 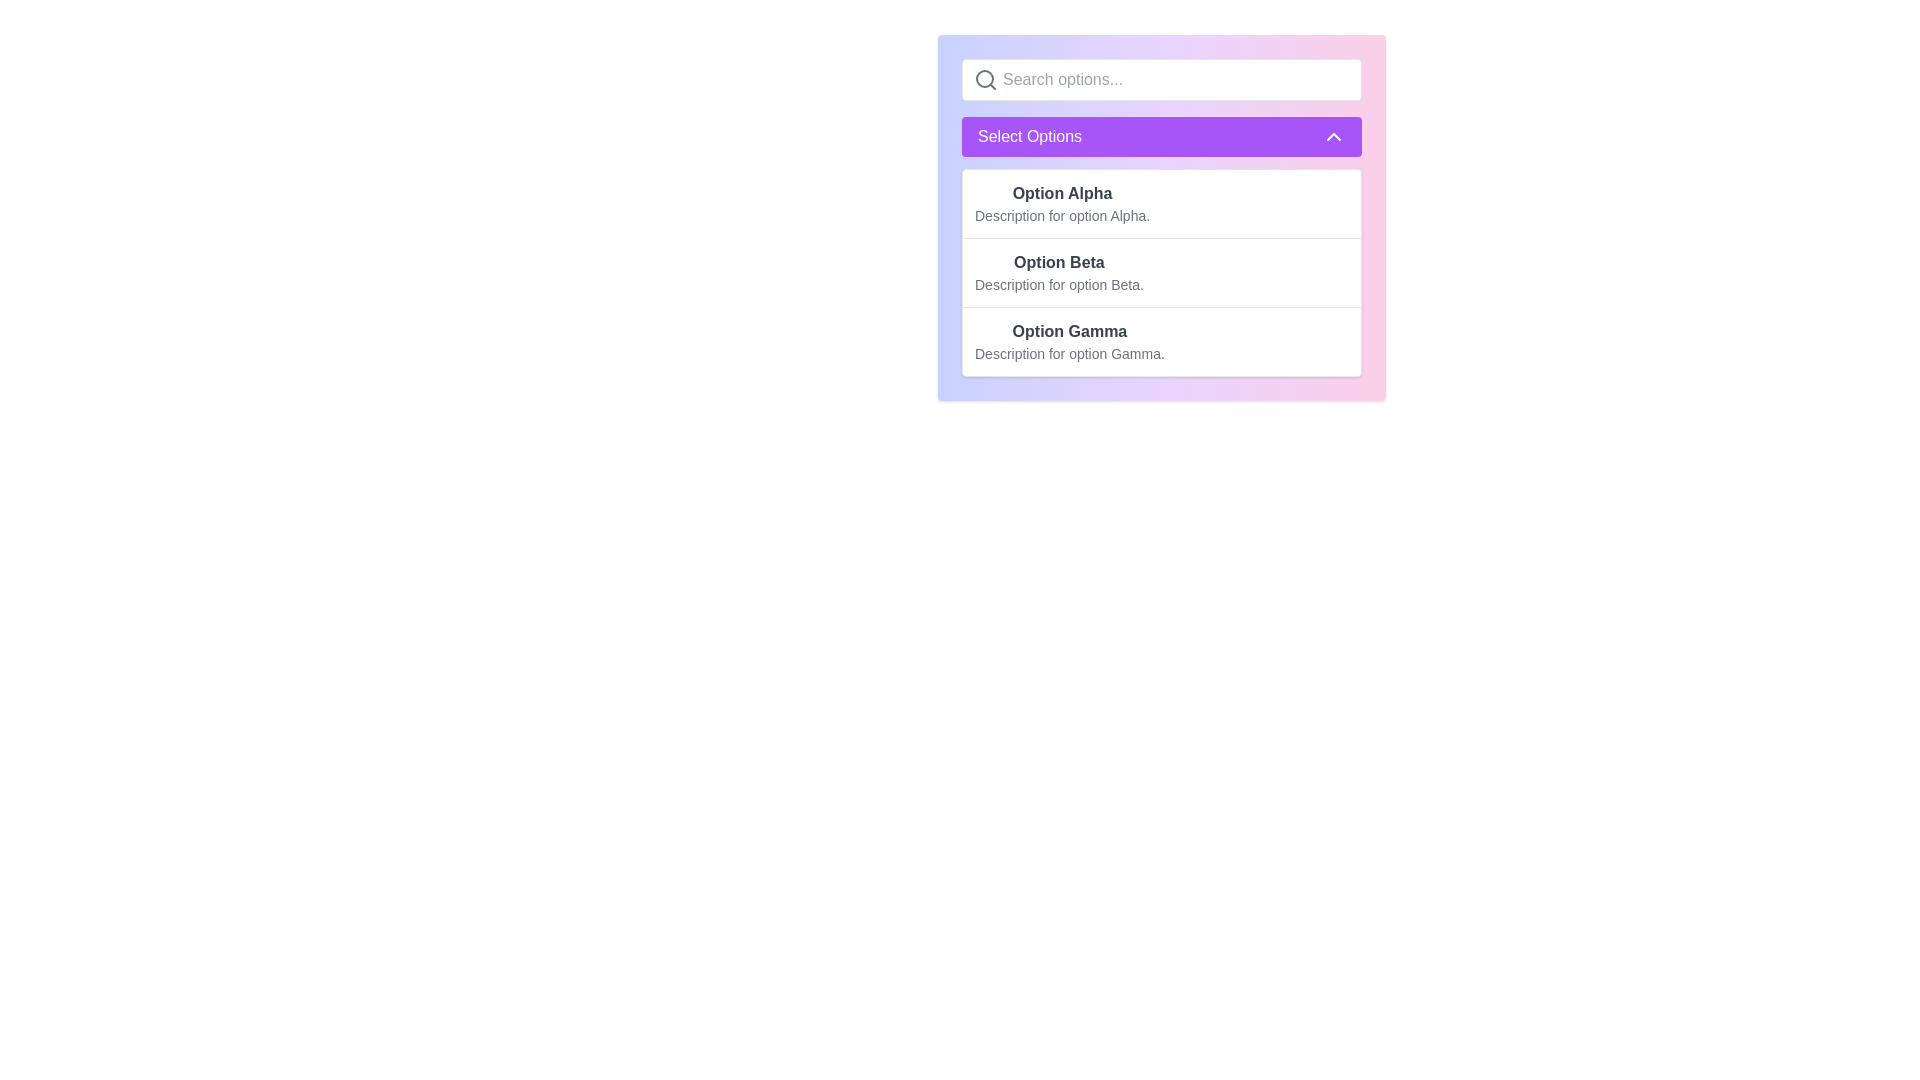 I want to click on text content of the label displaying 'Description for option Beta', which is styled in a smaller gray font and located directly beneath 'Option Beta', so click(x=1058, y=285).